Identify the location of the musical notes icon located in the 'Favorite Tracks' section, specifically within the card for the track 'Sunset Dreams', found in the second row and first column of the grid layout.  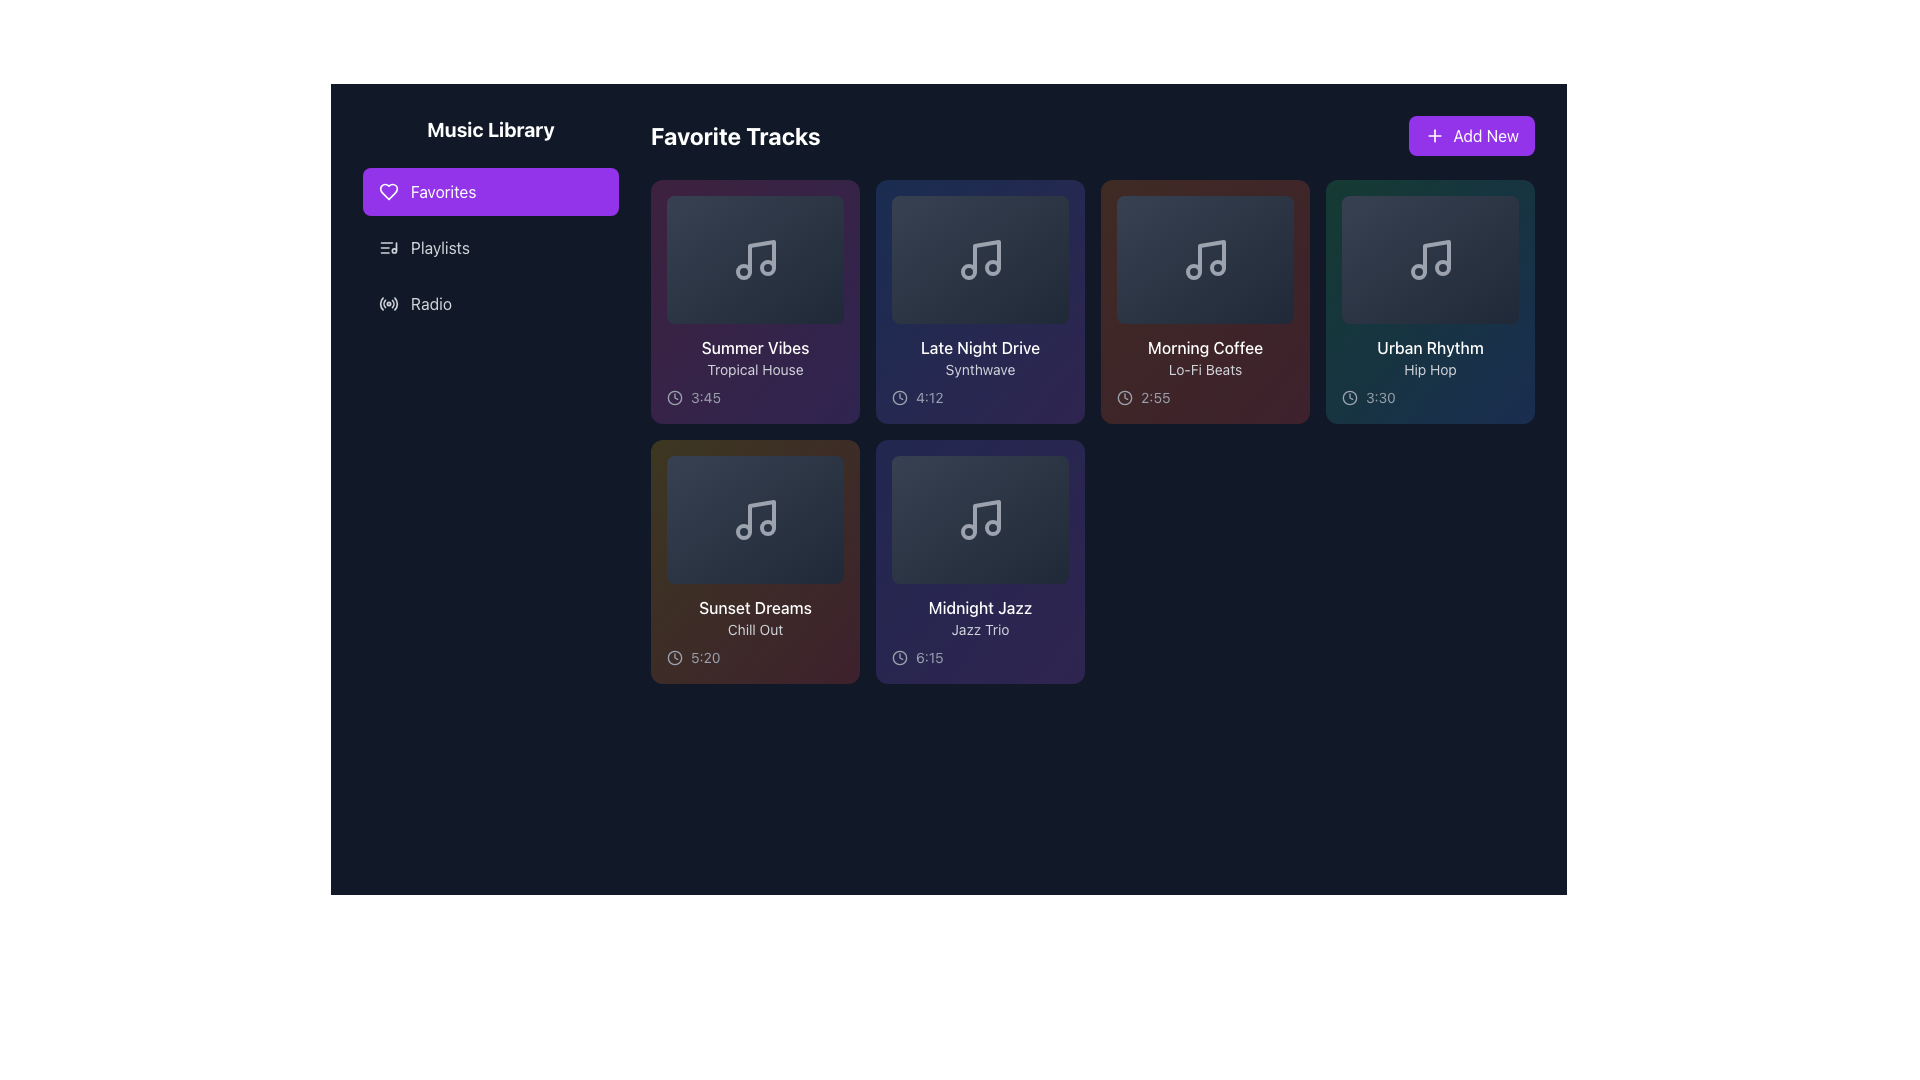
(754, 519).